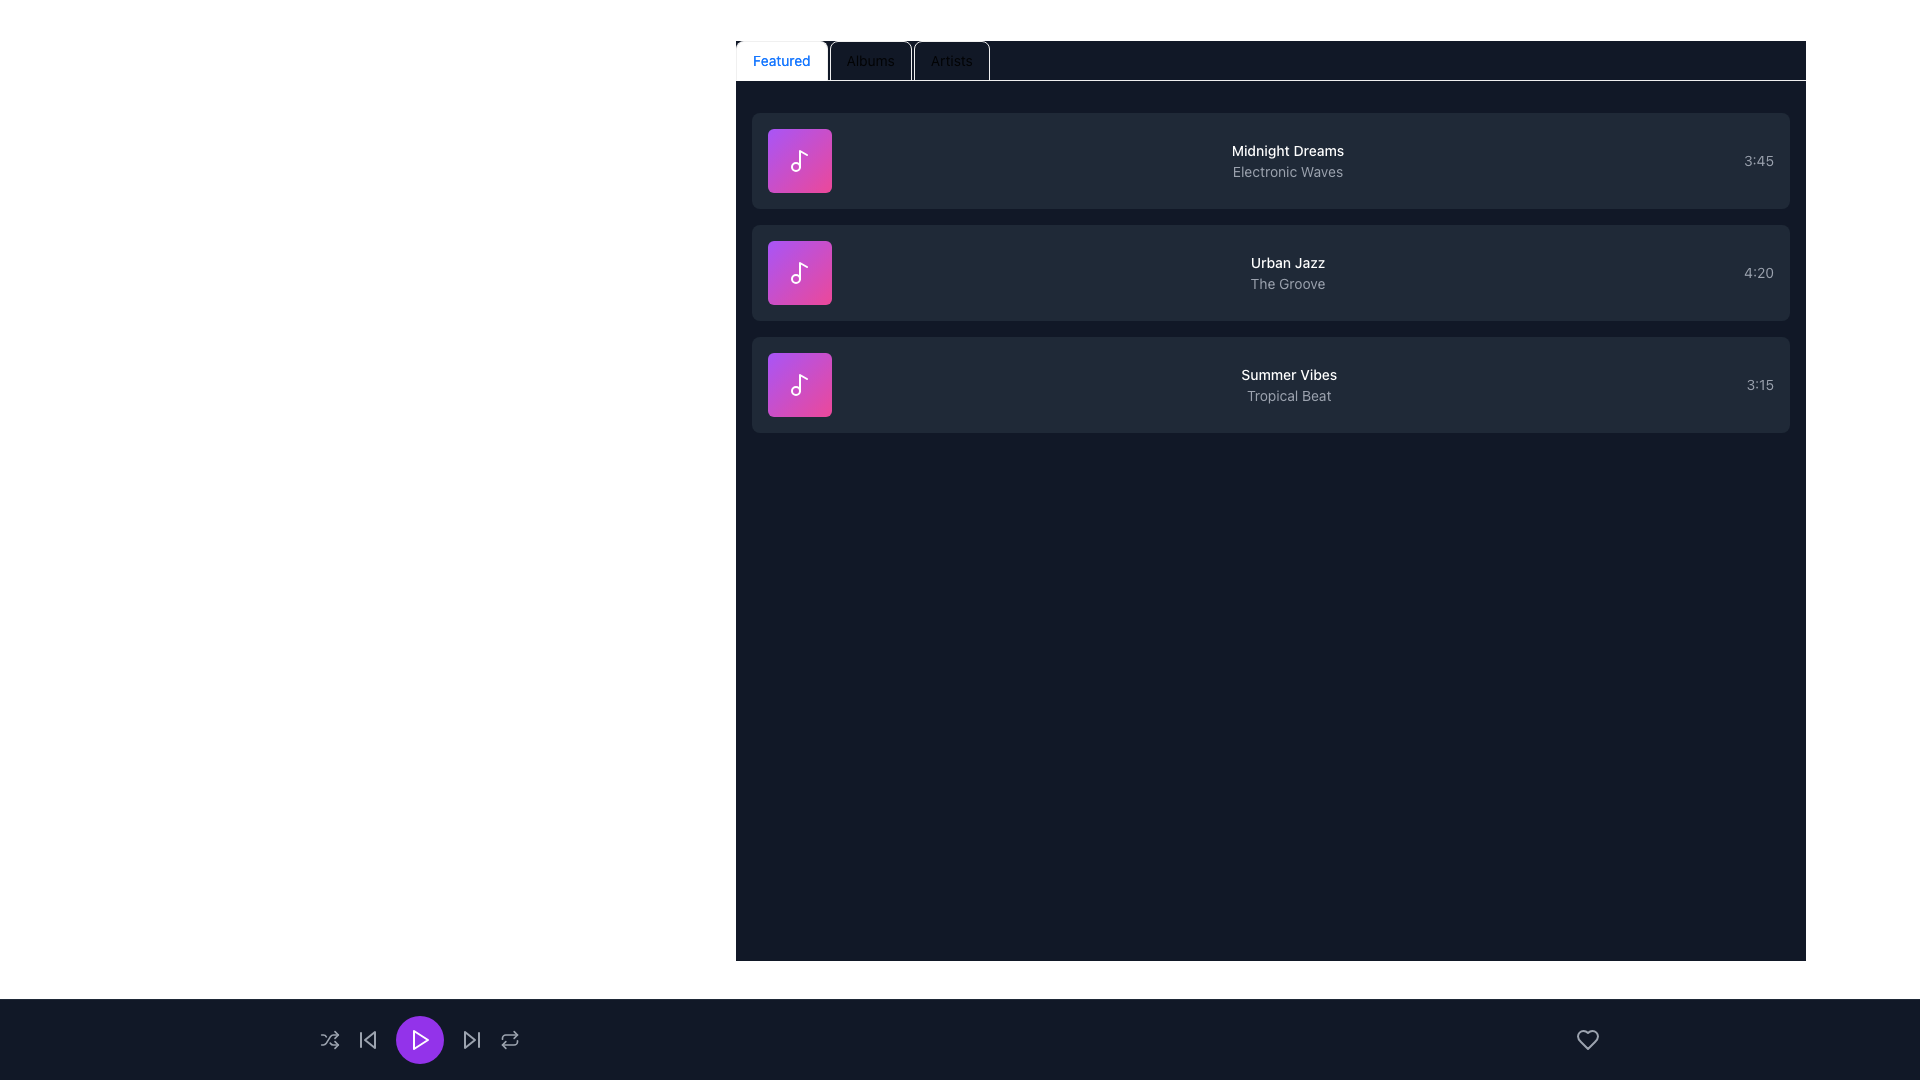 The image size is (1920, 1080). Describe the element at coordinates (368, 1039) in the screenshot. I see `the skip-backward button with a left-pointing arrow icon to change its color from gray to white` at that location.